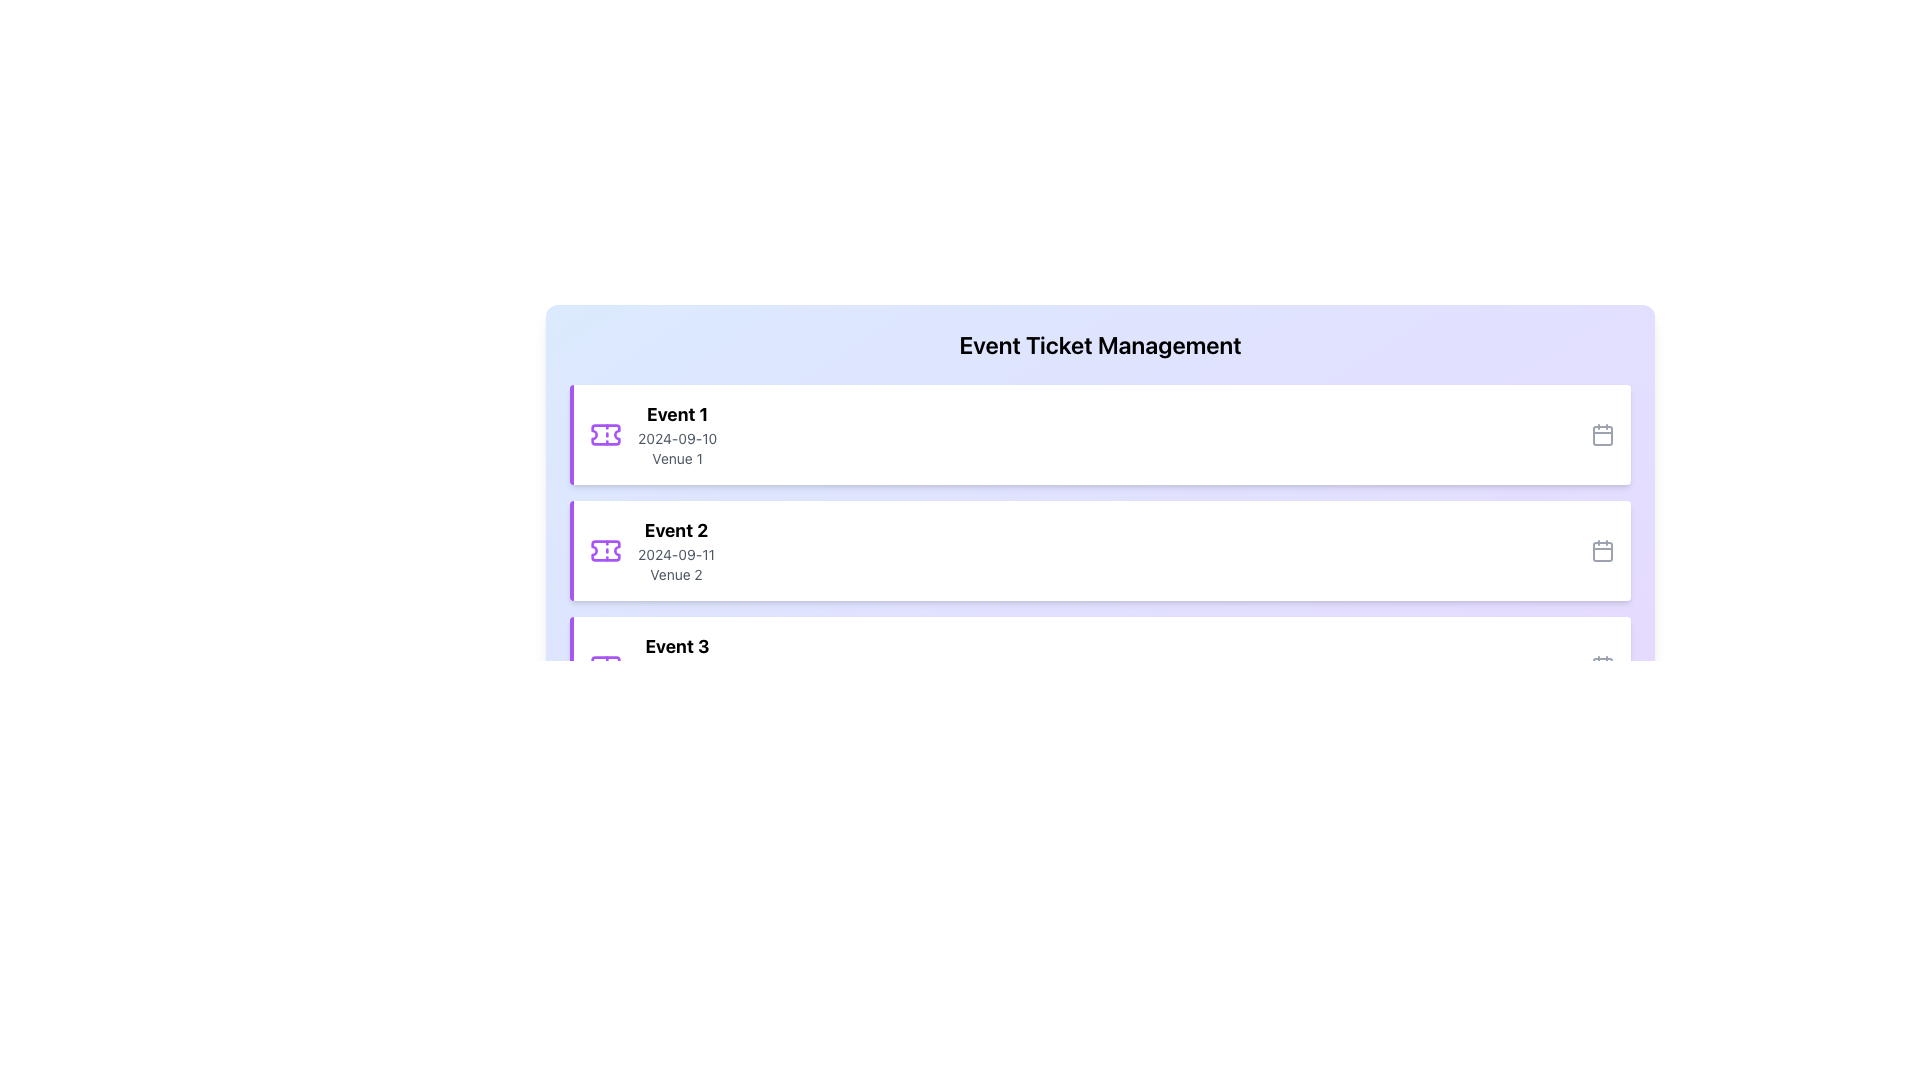 The height and width of the screenshot is (1080, 1920). I want to click on the stylized ticket icon located in the middle-left region of 'Event 2' entry, positioned to the left of the event's textual content, so click(604, 551).